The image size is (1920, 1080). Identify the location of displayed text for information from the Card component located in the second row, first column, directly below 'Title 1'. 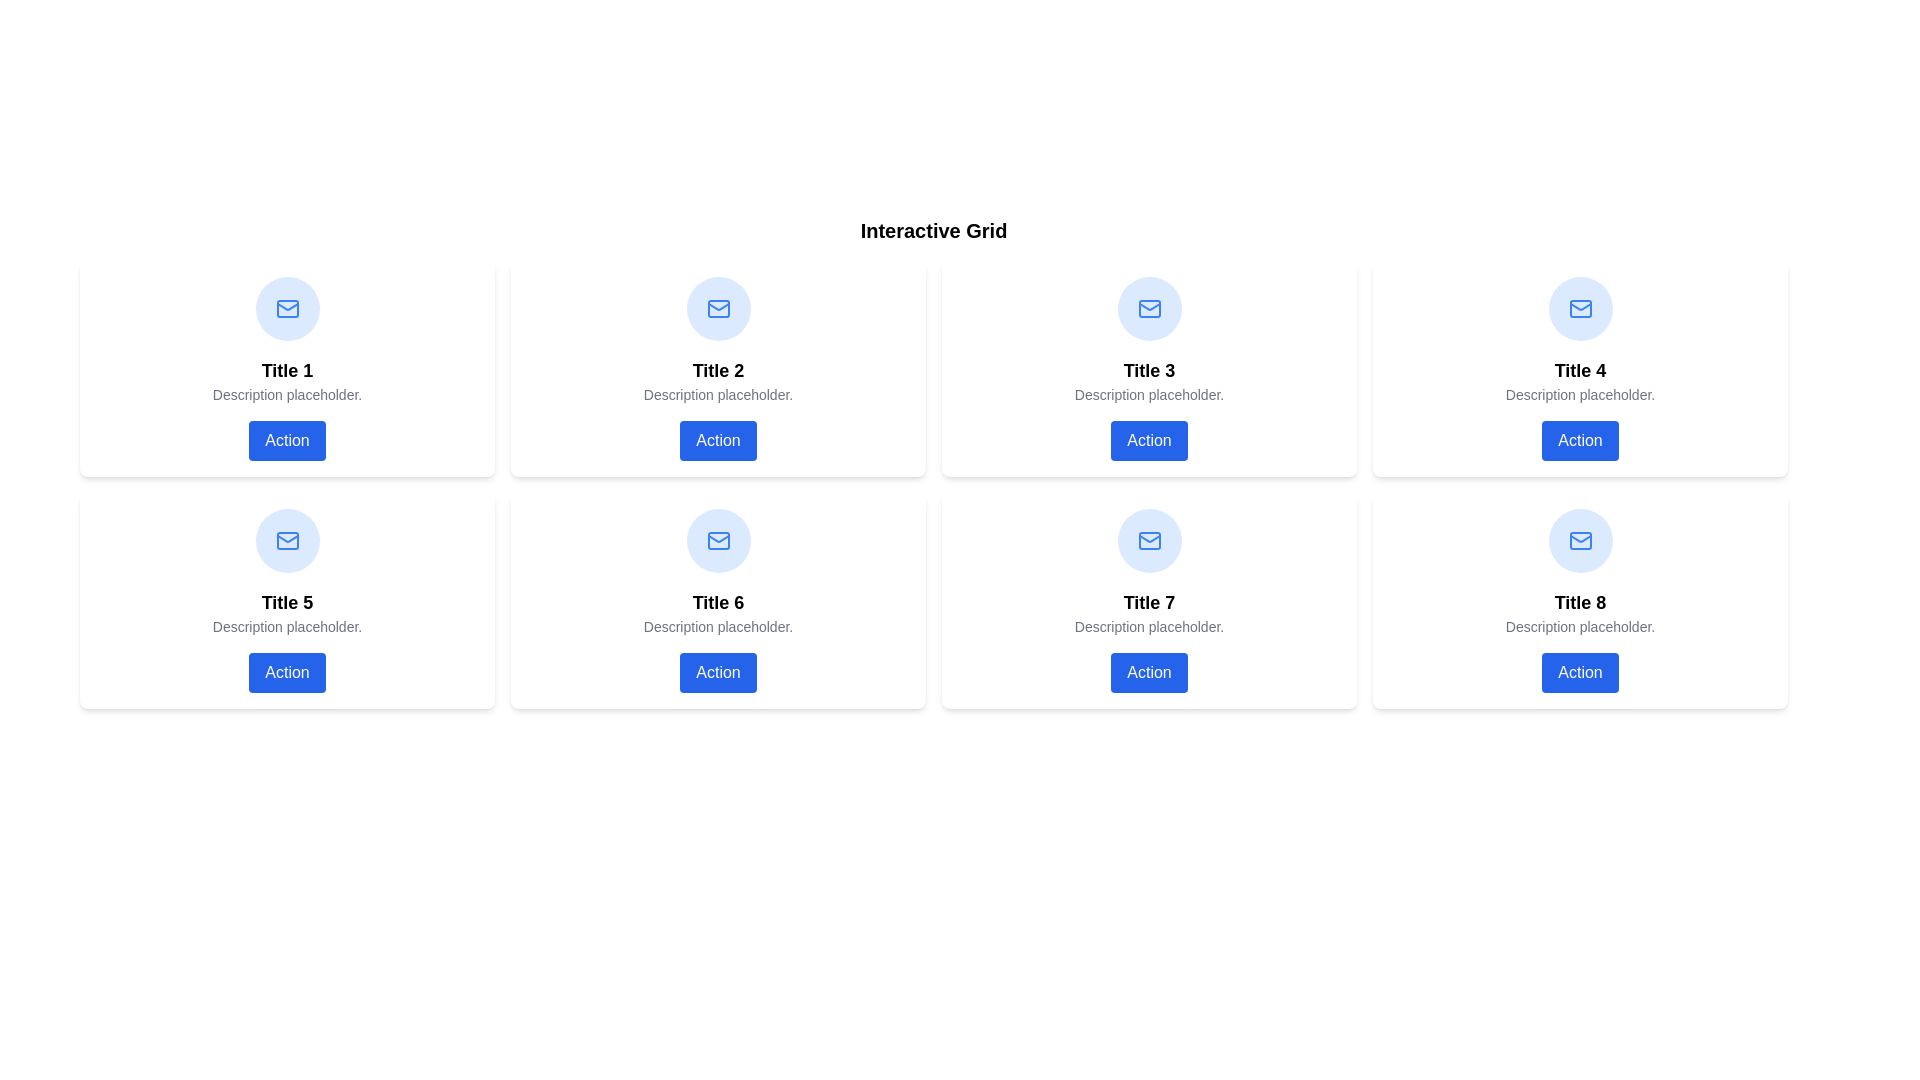
(286, 600).